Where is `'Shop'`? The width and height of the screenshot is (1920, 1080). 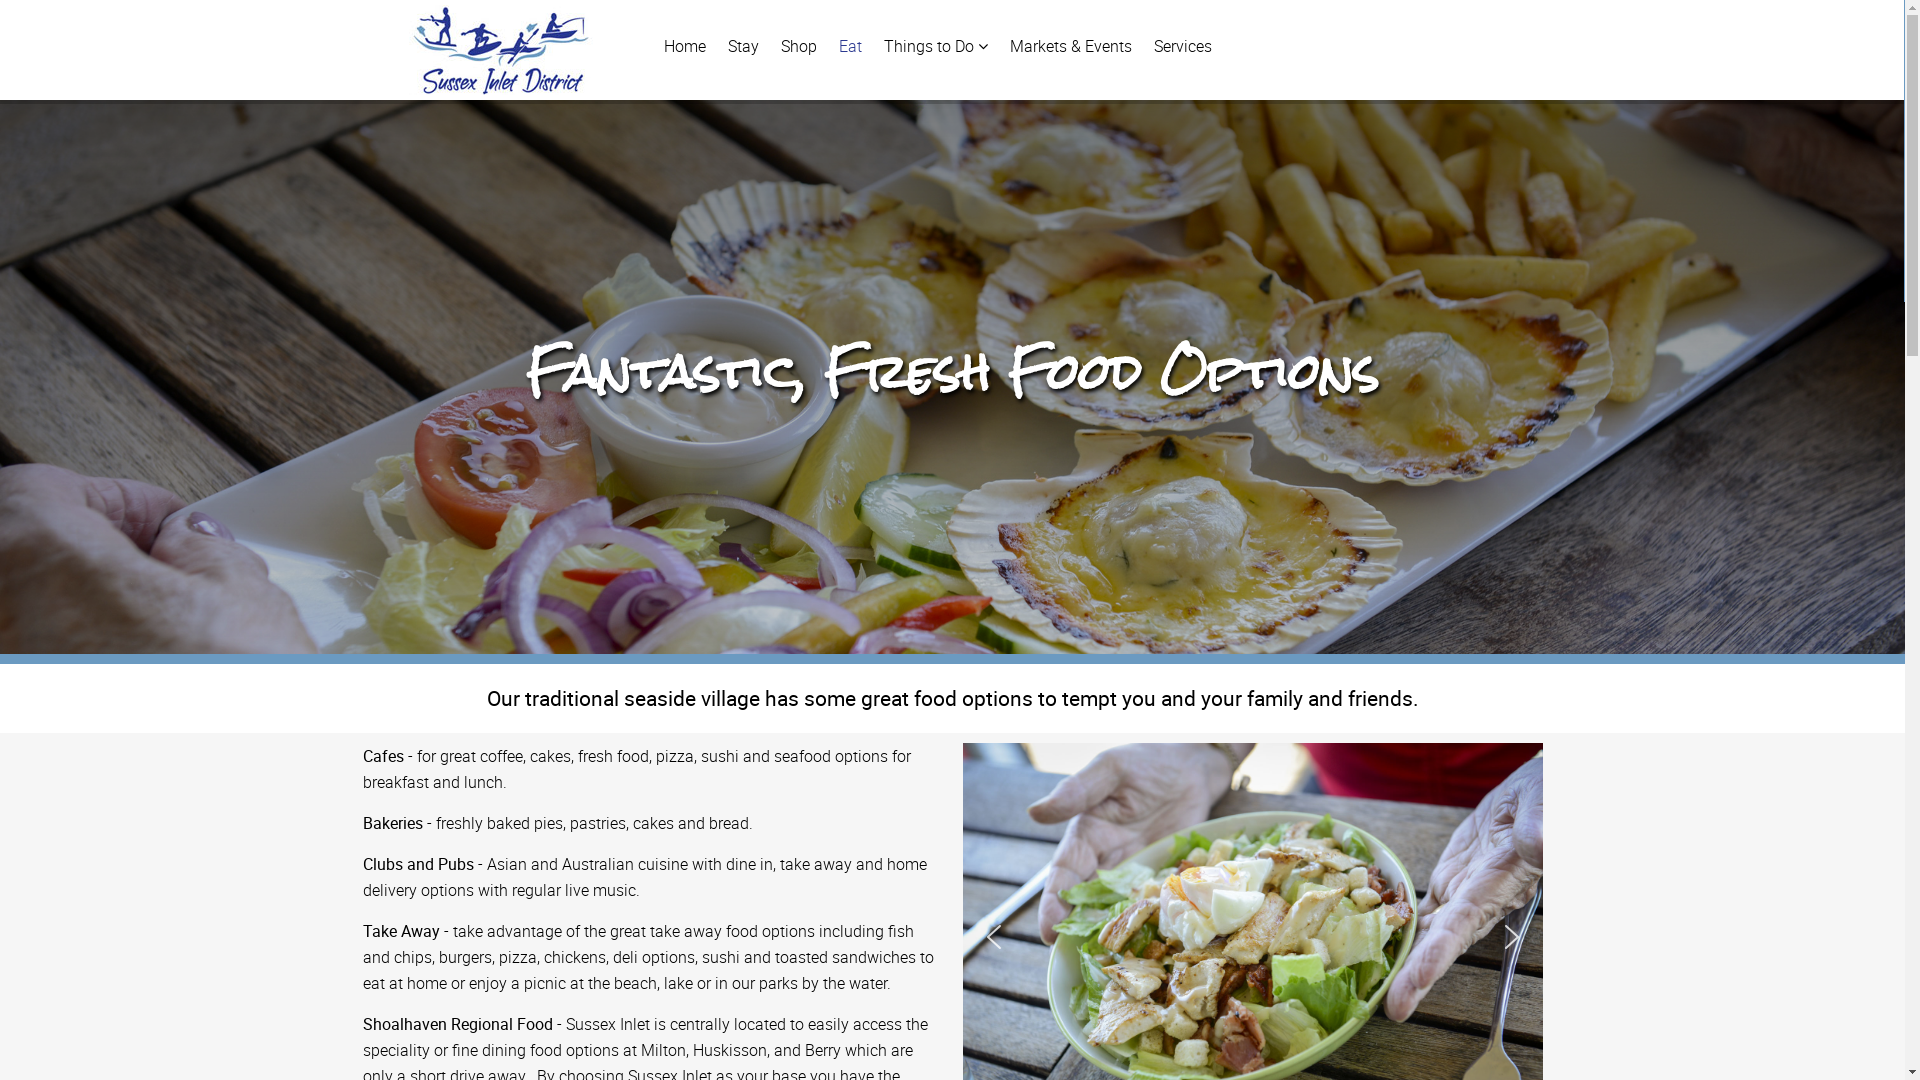 'Shop' is located at coordinates (796, 45).